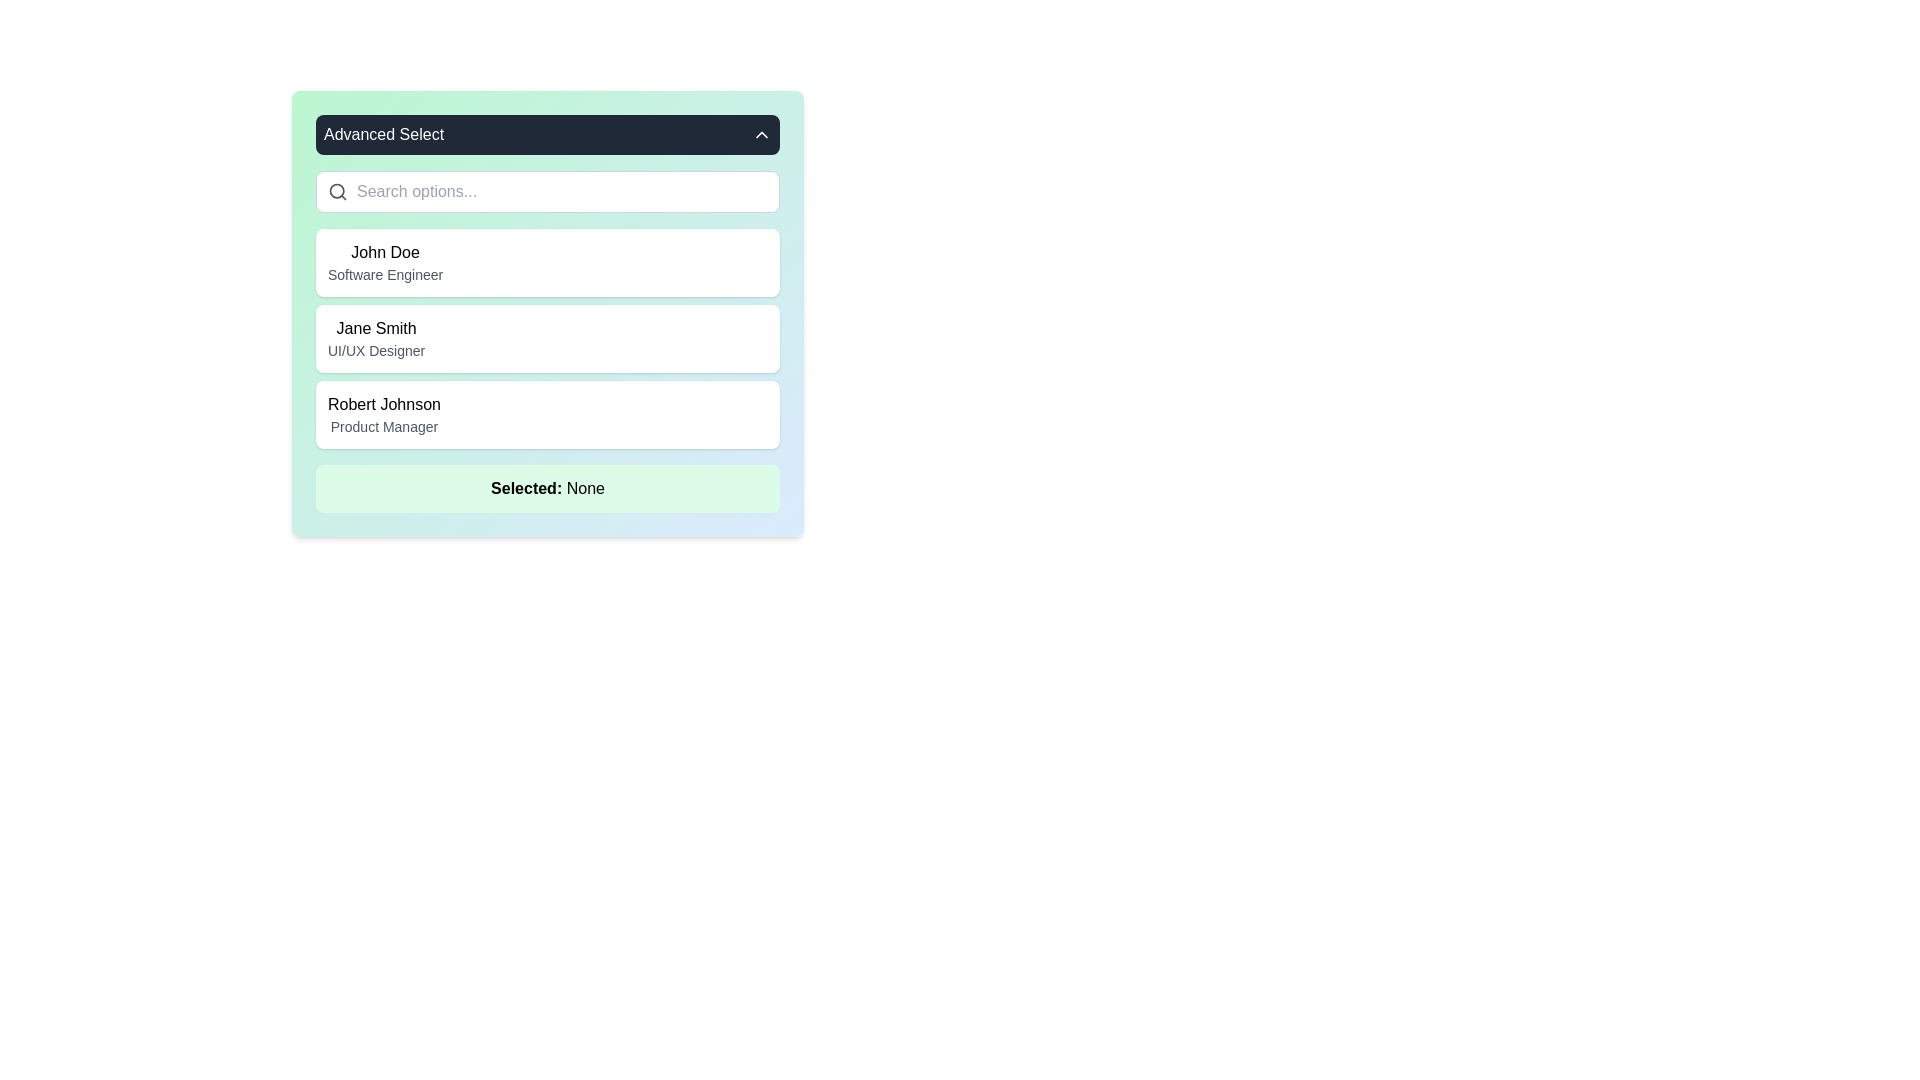  Describe the element at coordinates (547, 338) in the screenshot. I see `the second list item displaying the name 'Jane Smith' and title 'UI/UX Designer'` at that location.